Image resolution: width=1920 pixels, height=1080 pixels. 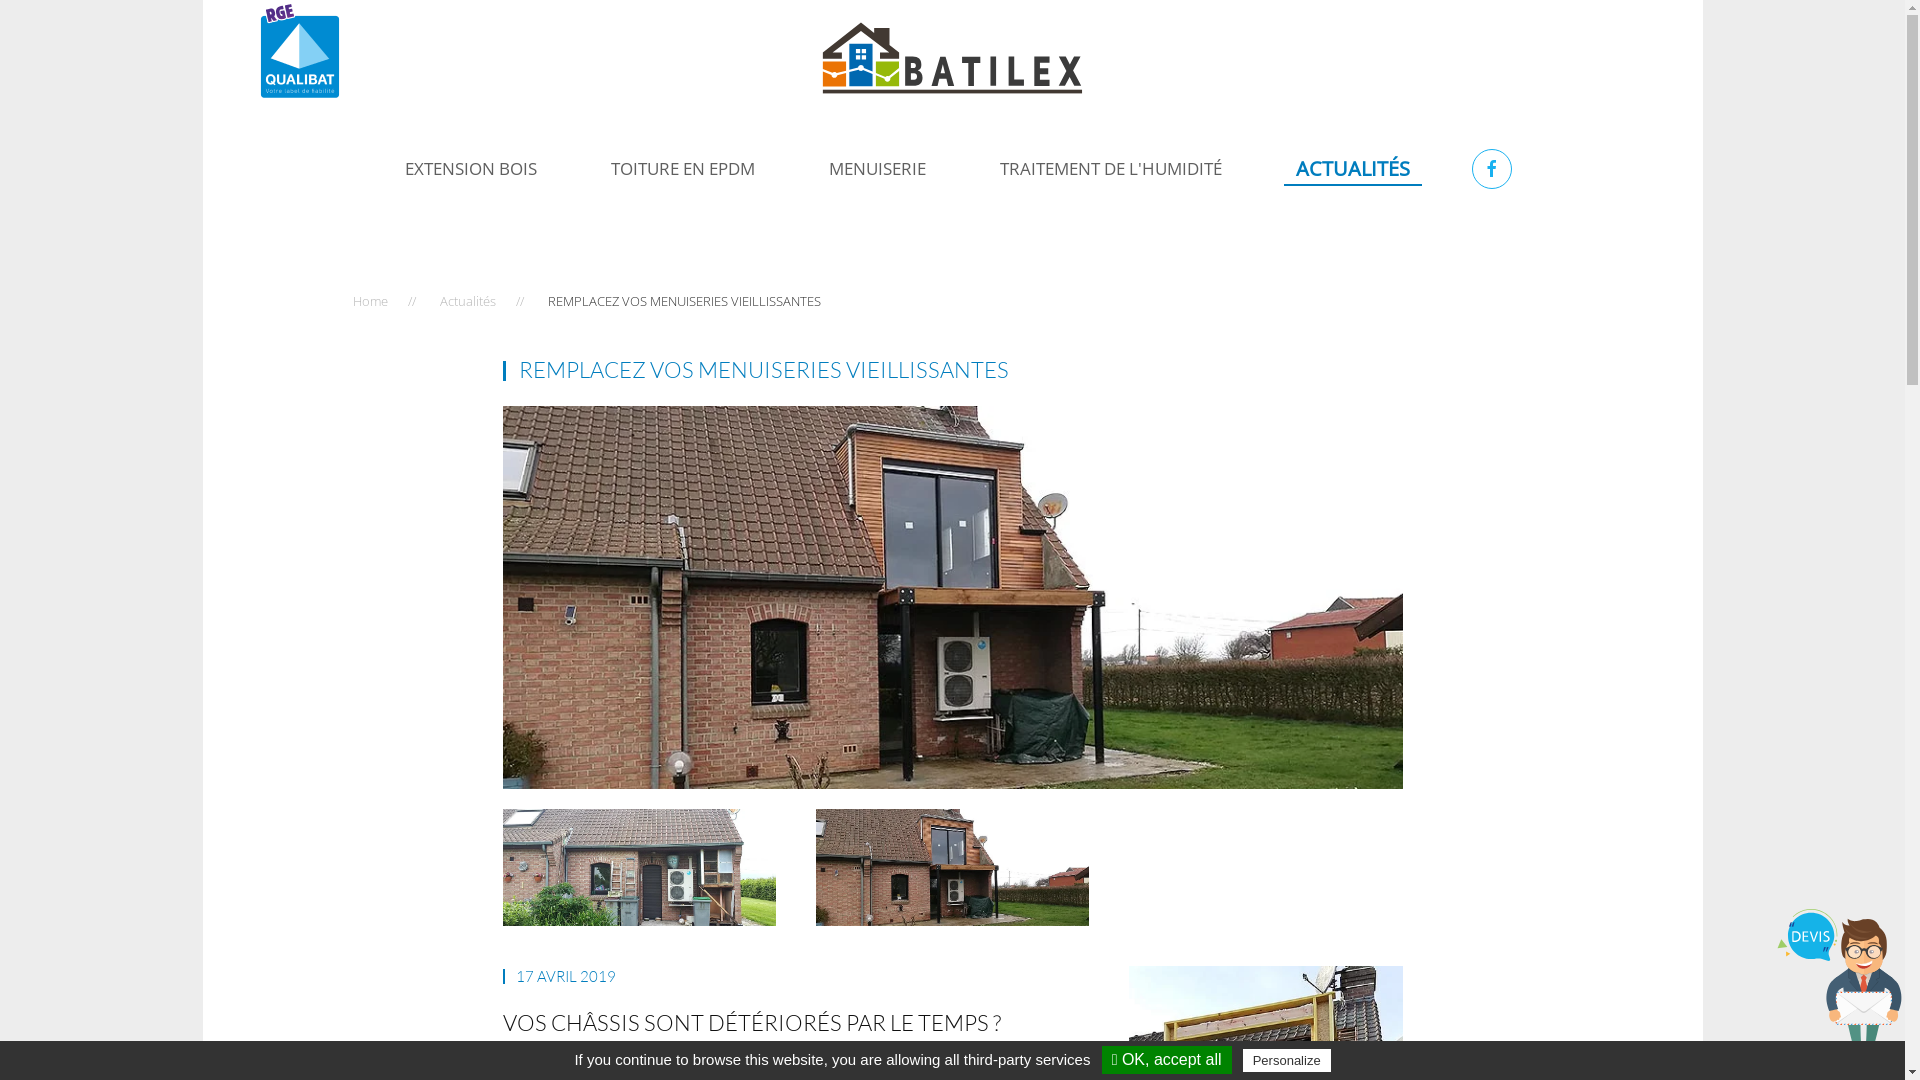 I want to click on 'Home', so click(x=369, y=300).